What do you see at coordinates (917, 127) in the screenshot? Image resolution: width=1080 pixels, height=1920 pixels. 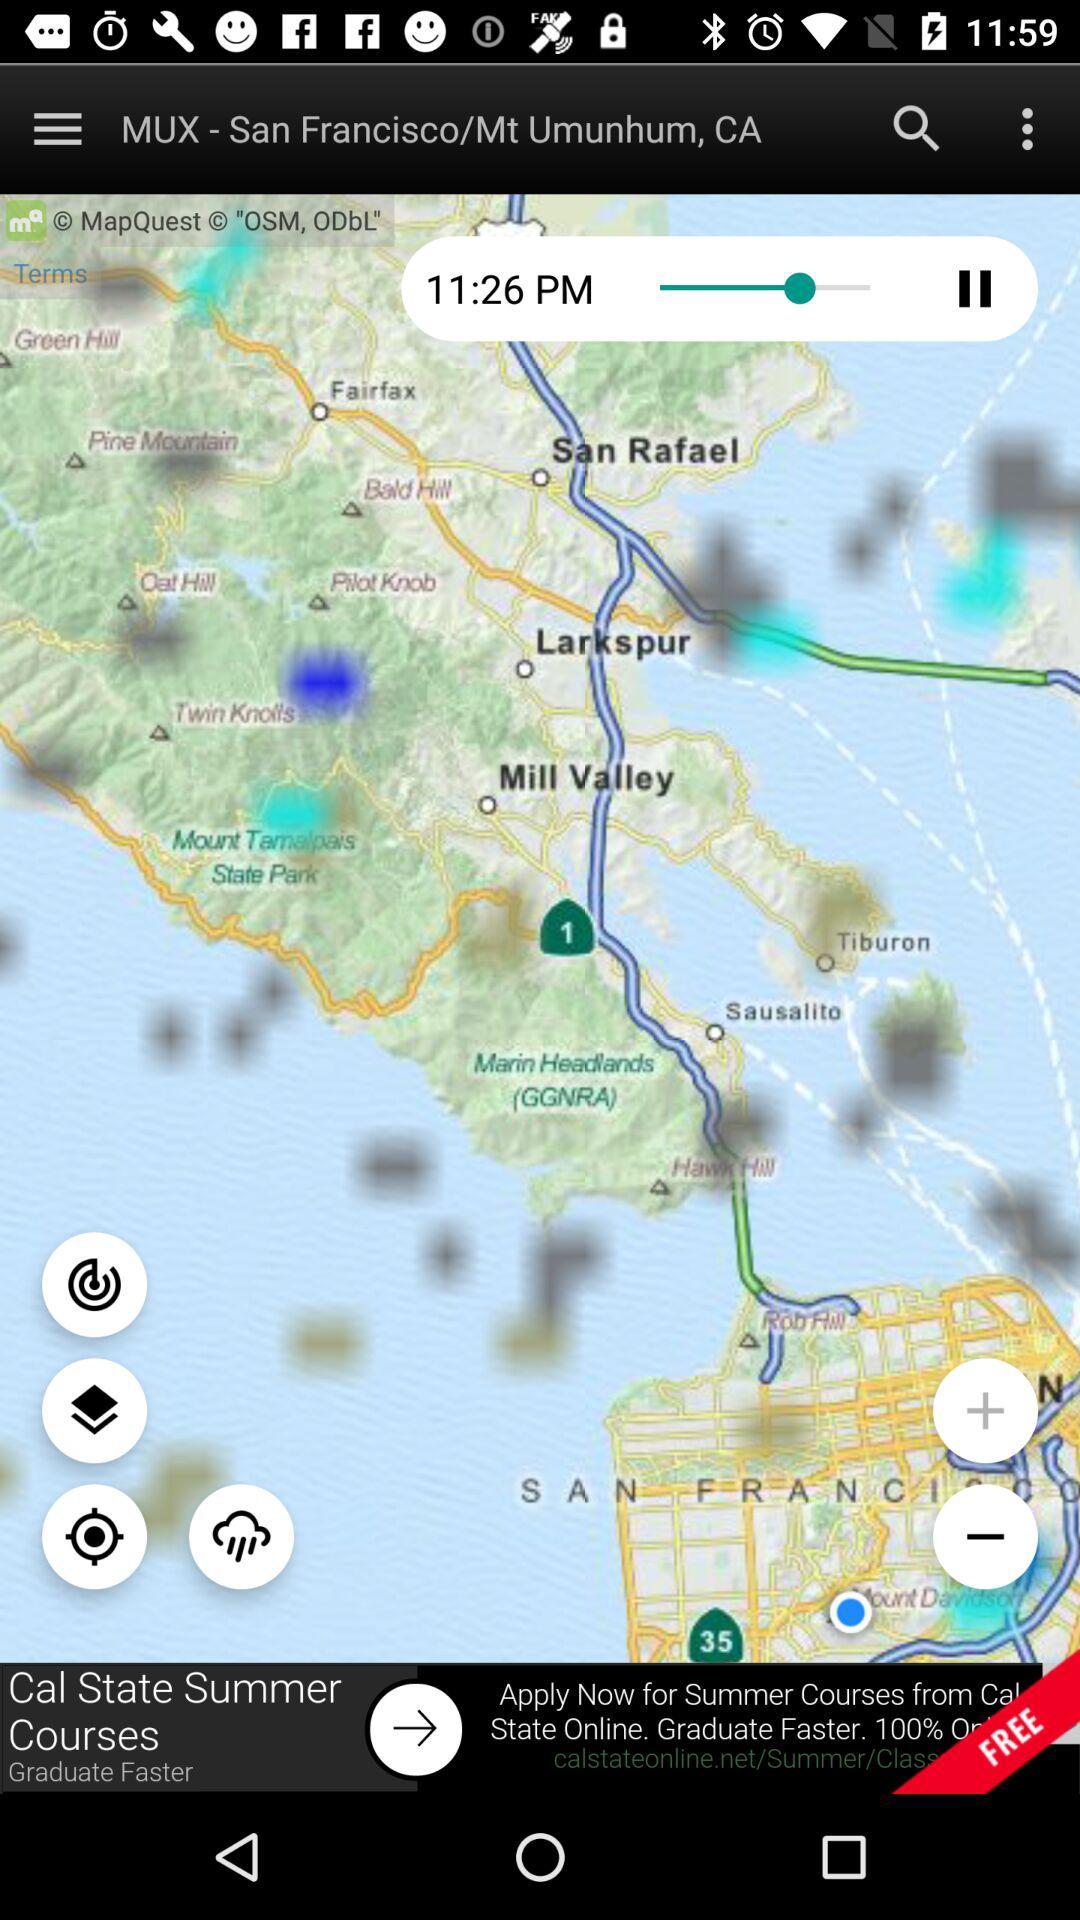 I see `search the location by name` at bounding box center [917, 127].